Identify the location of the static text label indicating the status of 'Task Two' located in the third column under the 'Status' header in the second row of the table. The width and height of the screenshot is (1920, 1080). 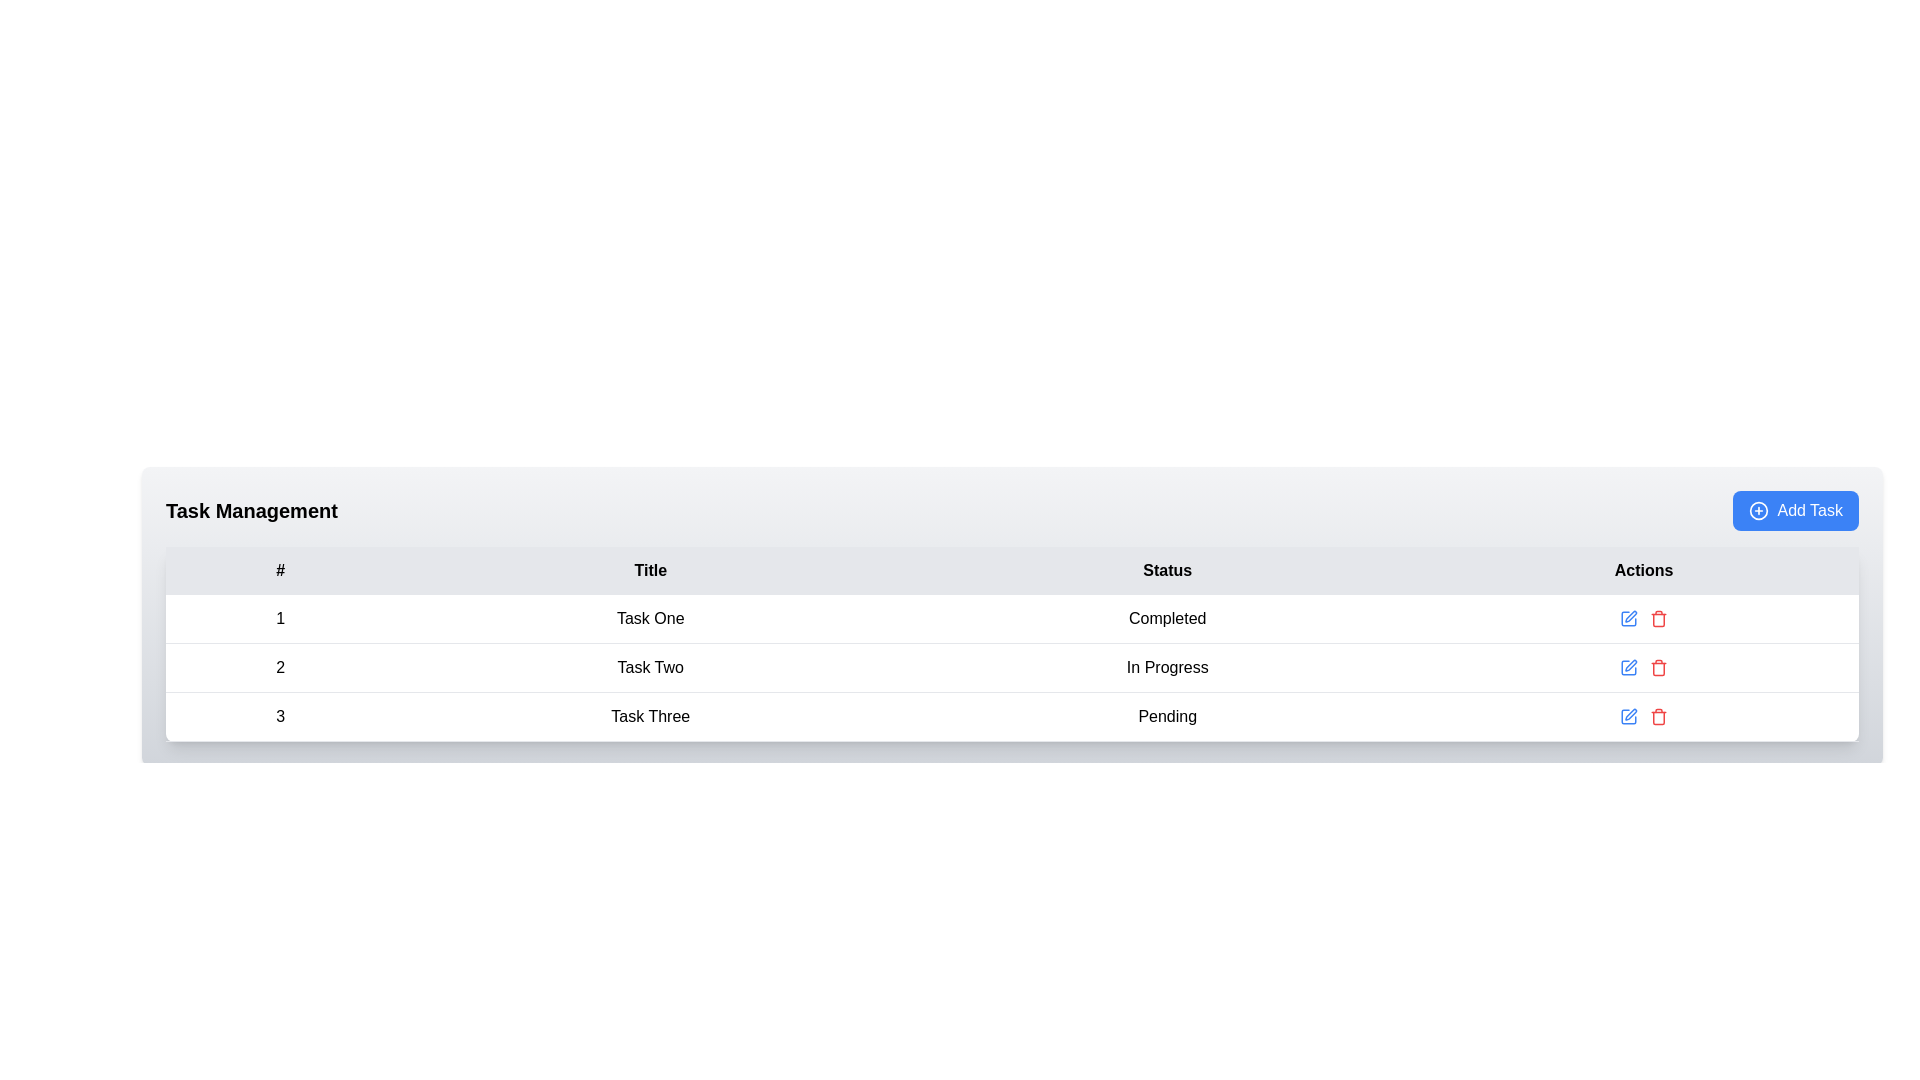
(1167, 667).